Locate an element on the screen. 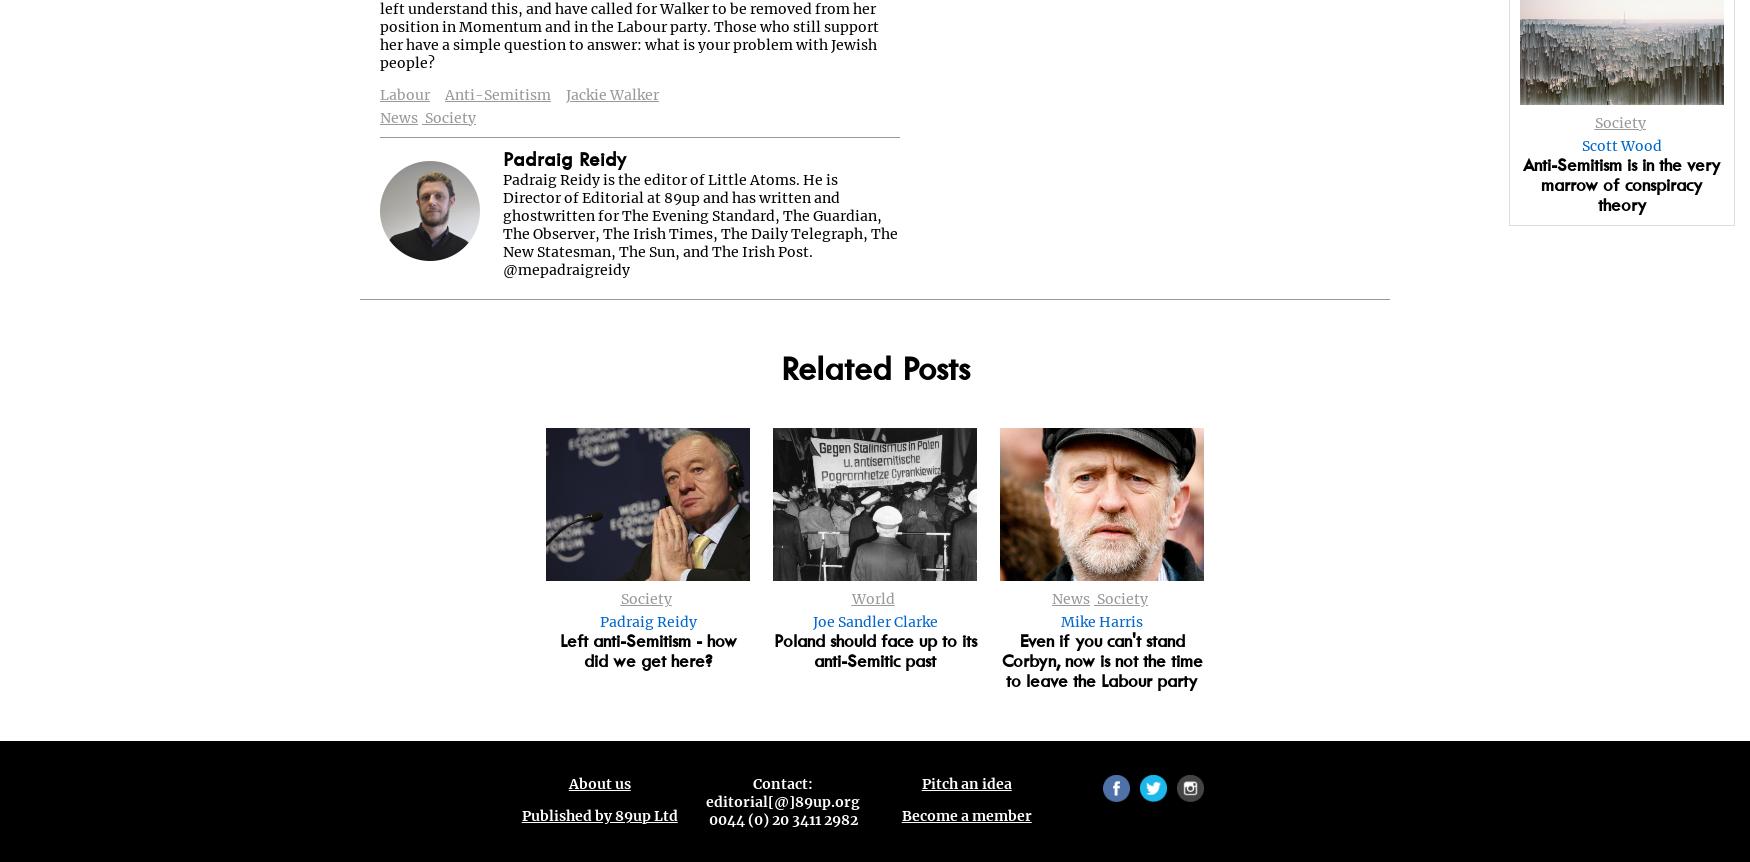 The image size is (1750, 862). 'About us' is located at coordinates (599, 785).